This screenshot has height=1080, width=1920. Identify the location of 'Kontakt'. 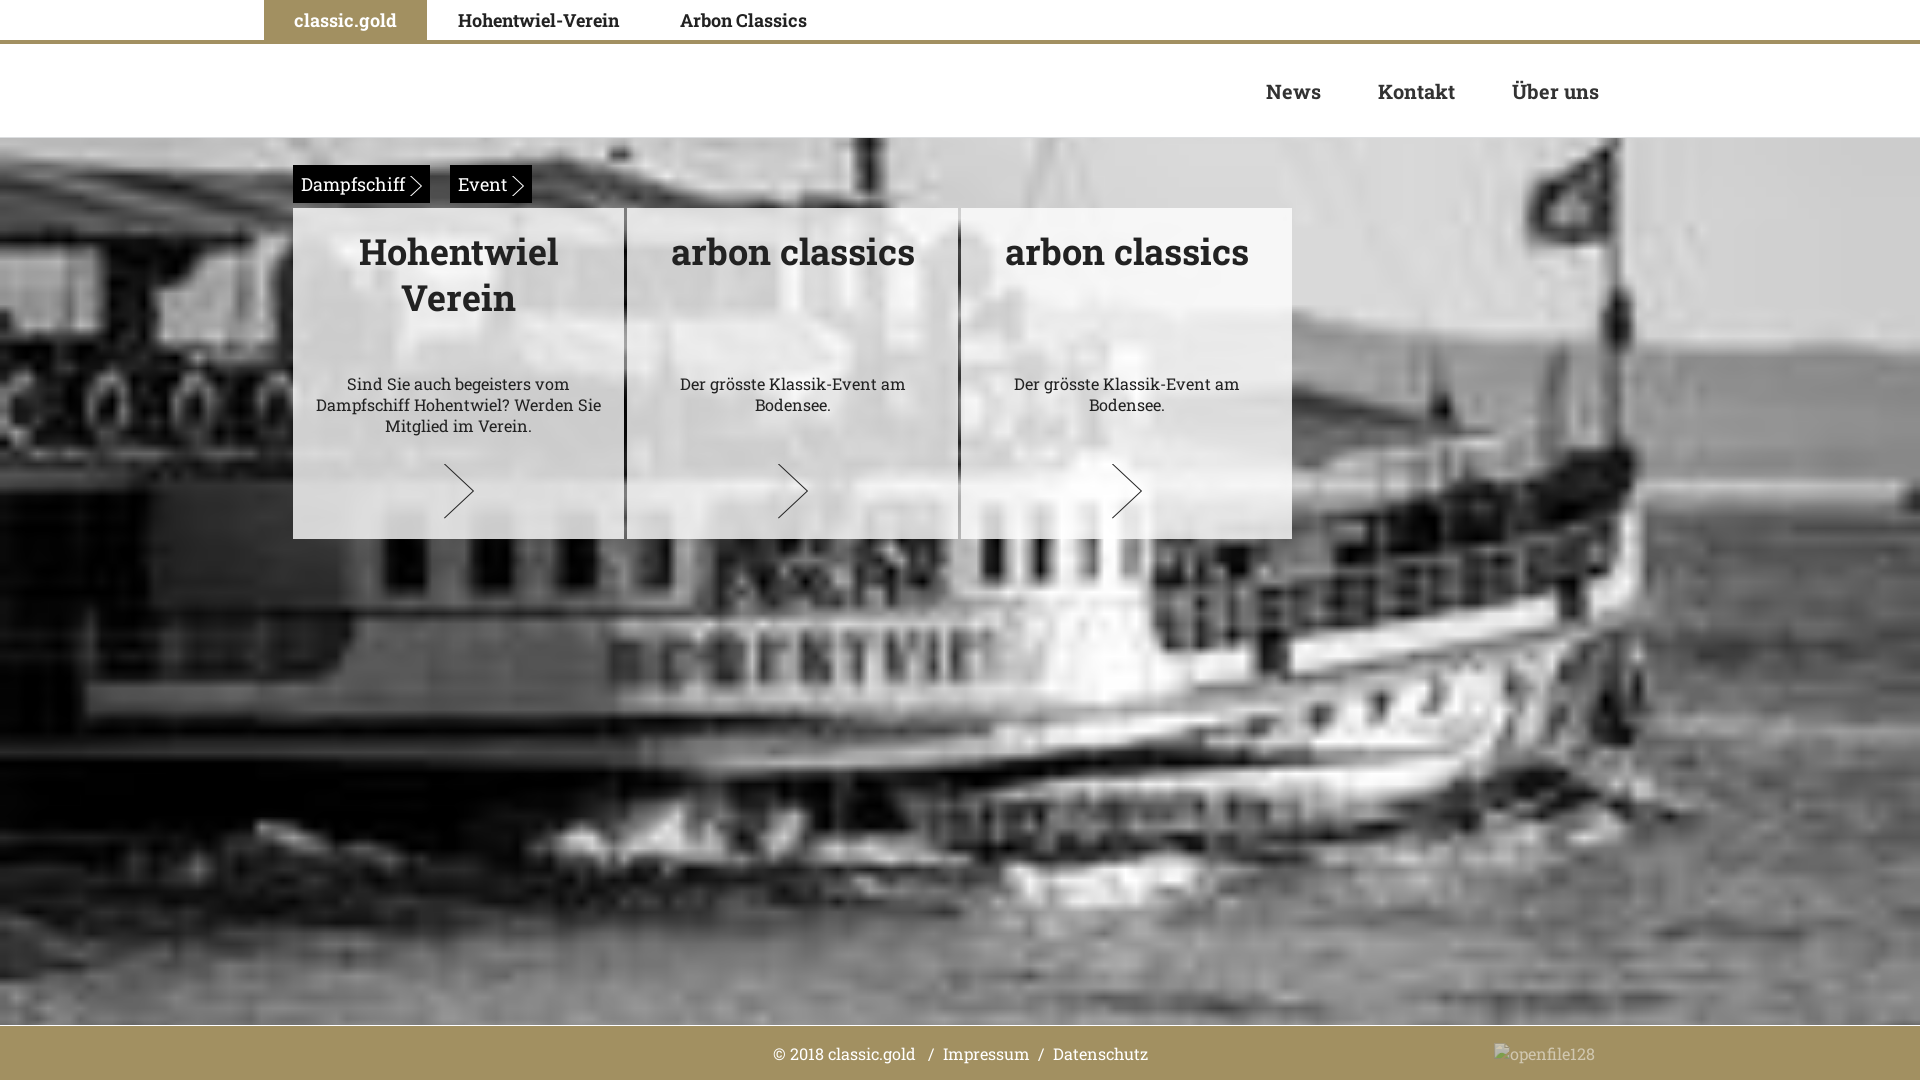
(1415, 91).